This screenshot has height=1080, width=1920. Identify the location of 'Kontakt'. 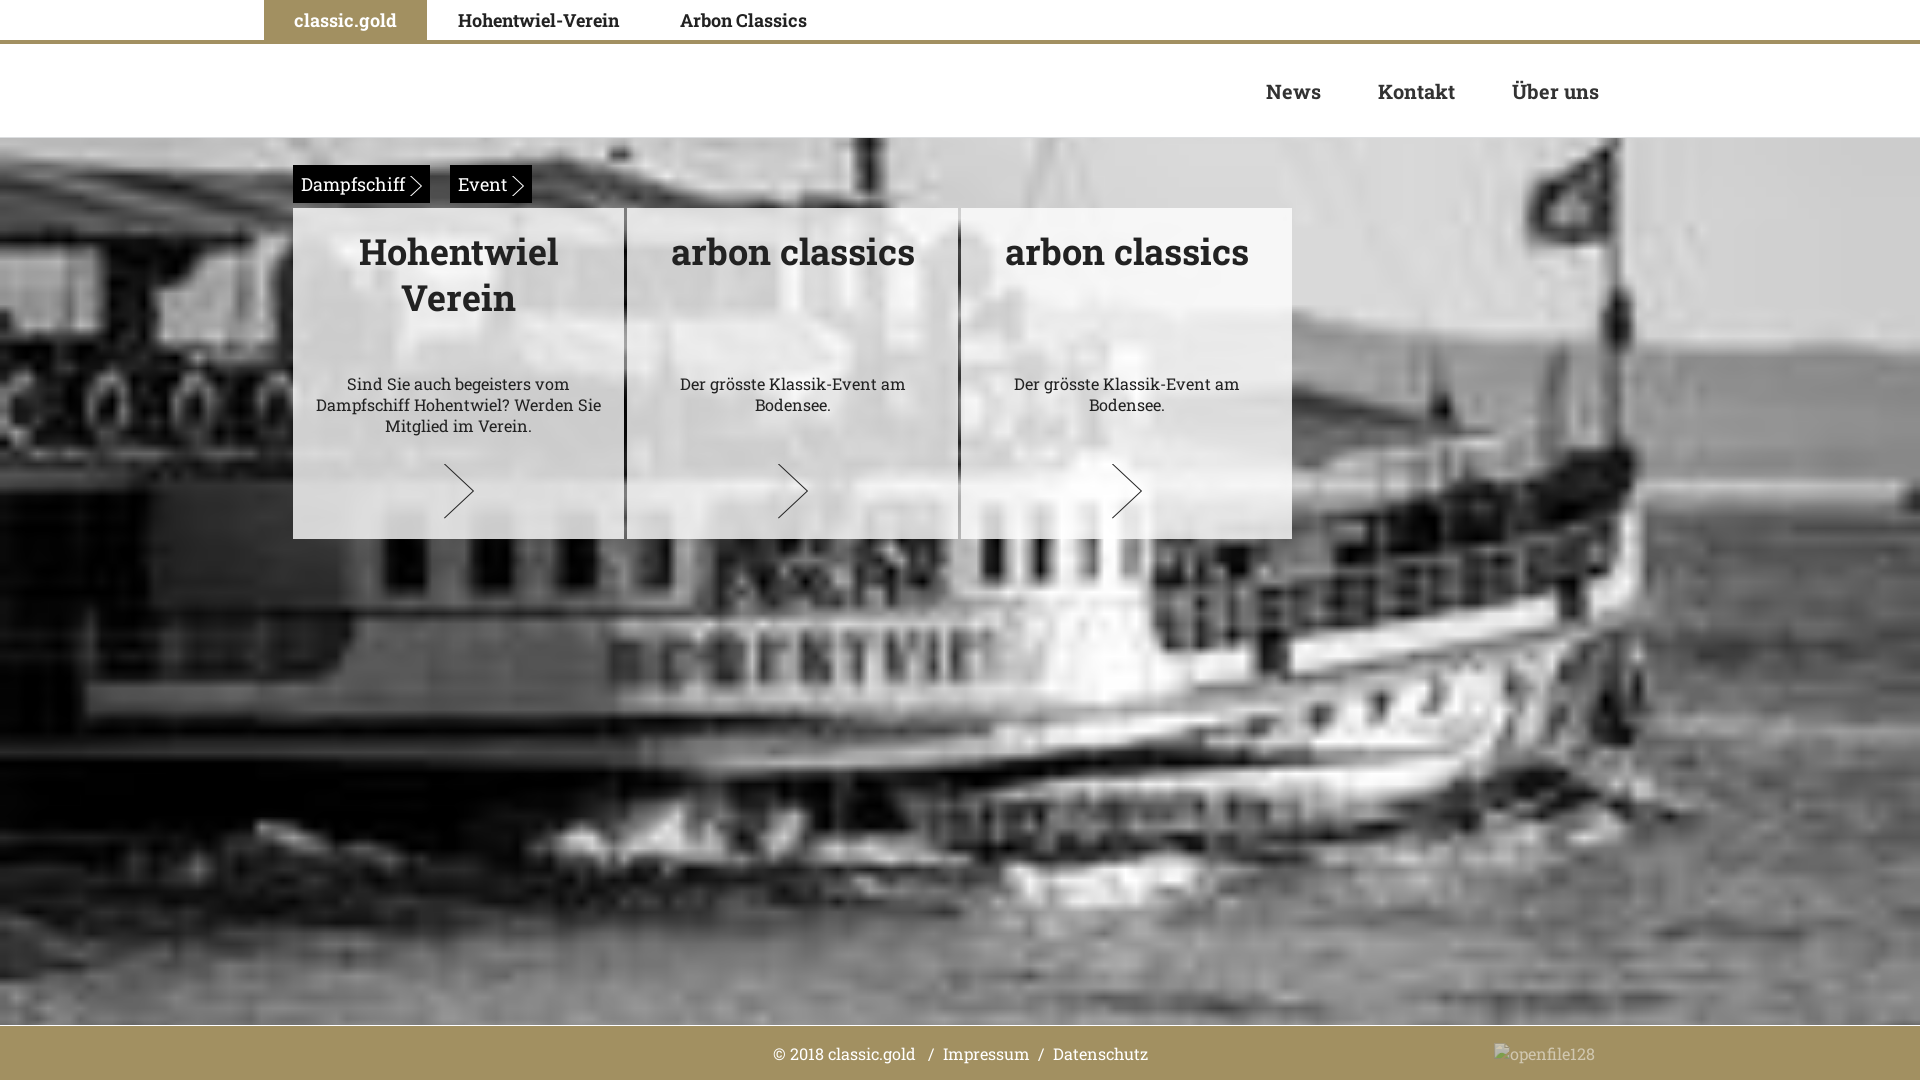
(1415, 91).